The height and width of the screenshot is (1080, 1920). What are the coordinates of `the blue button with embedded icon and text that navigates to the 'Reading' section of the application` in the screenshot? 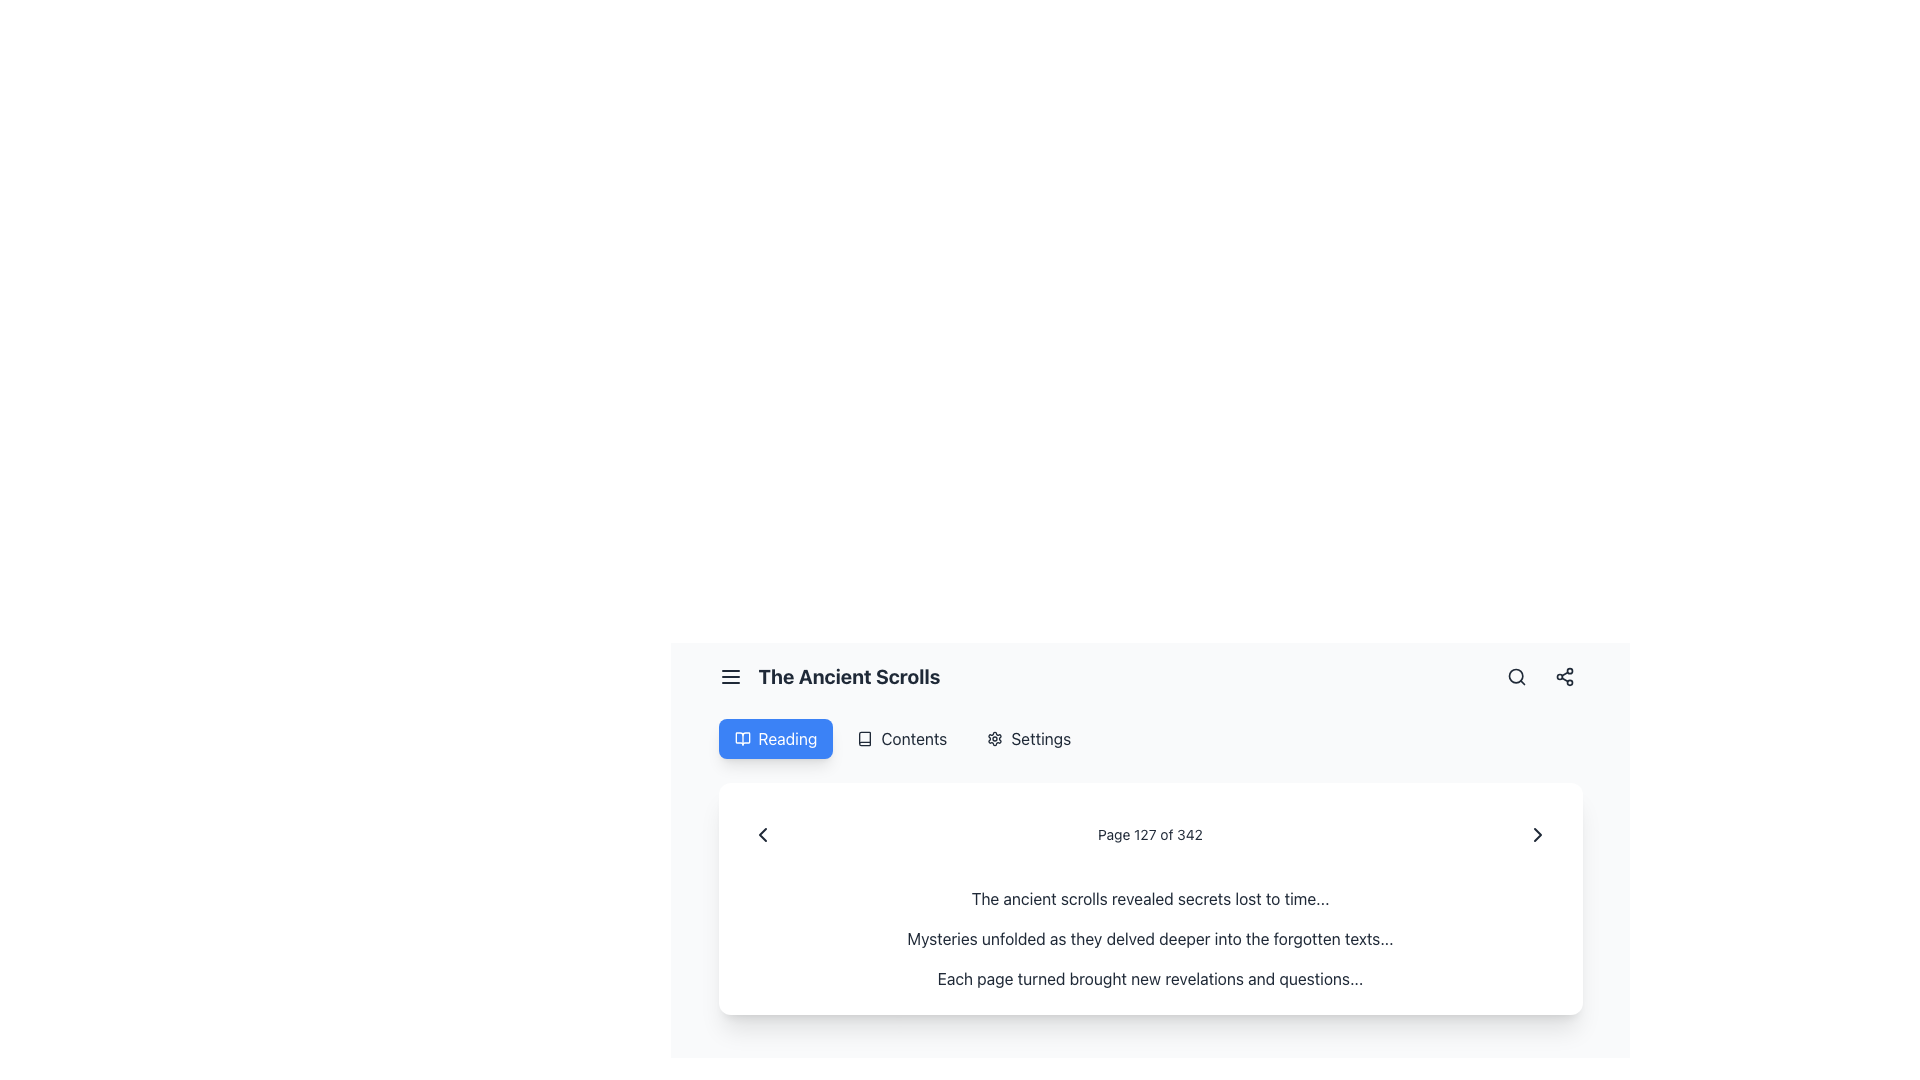 It's located at (774, 739).